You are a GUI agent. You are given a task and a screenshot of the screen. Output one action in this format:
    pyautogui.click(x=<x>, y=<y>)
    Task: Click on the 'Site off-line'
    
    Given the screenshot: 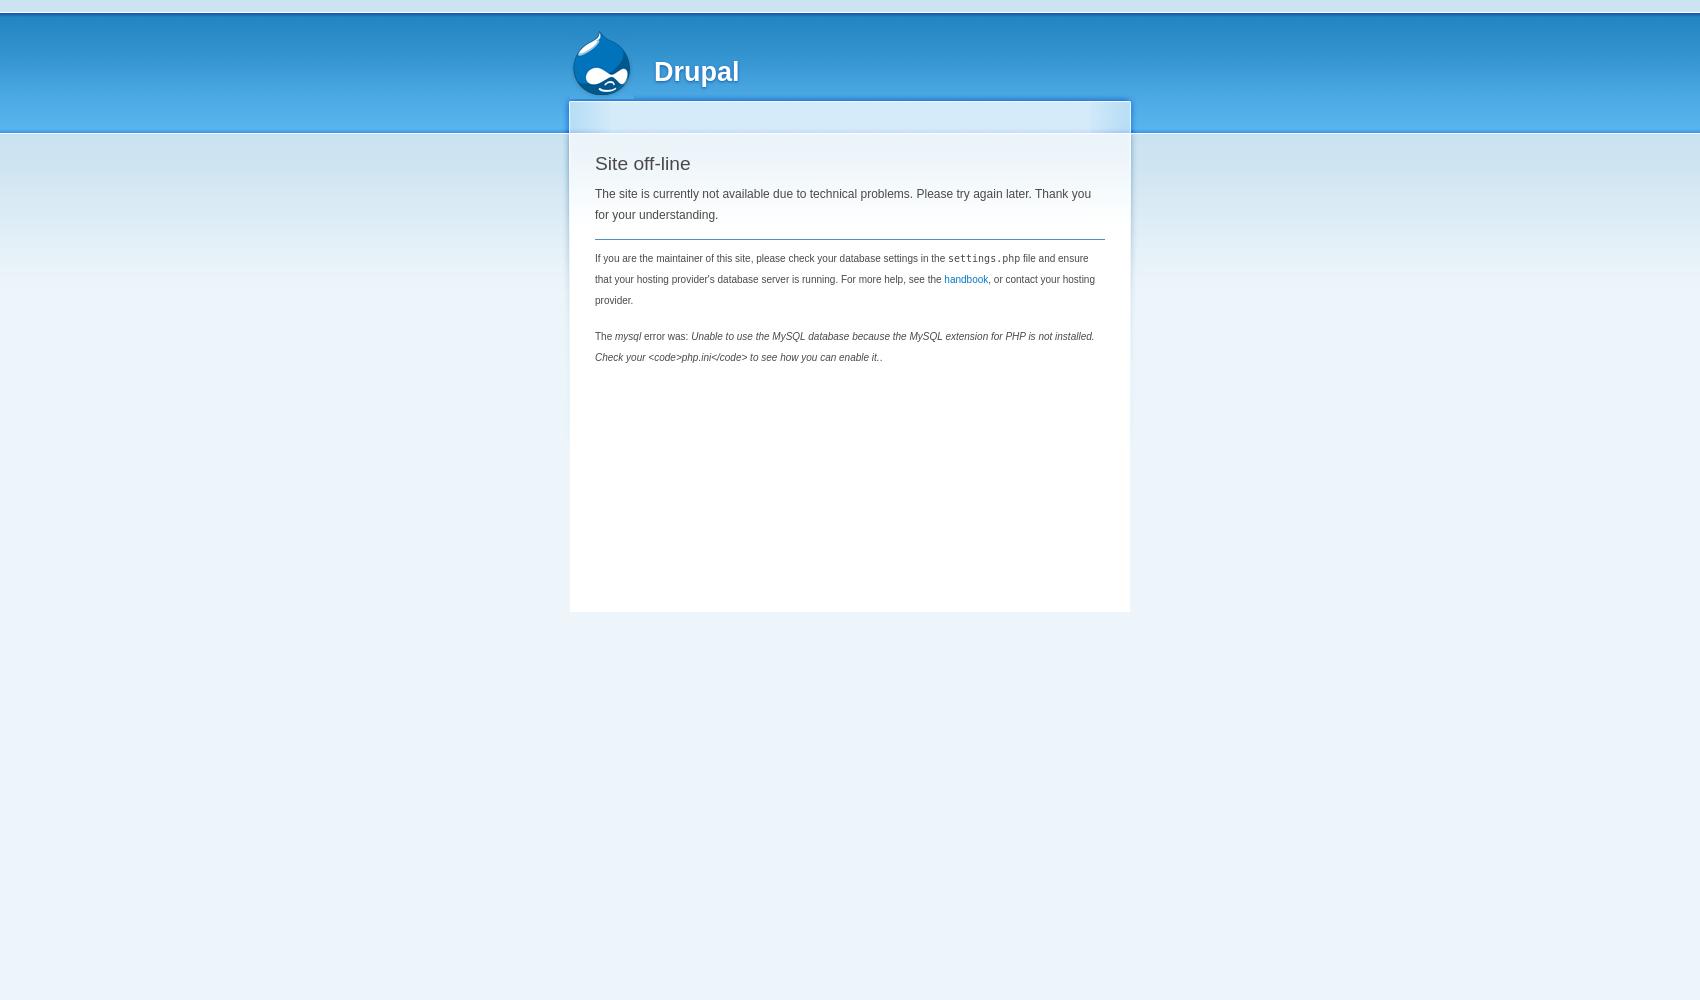 What is the action you would take?
    pyautogui.click(x=642, y=163)
    